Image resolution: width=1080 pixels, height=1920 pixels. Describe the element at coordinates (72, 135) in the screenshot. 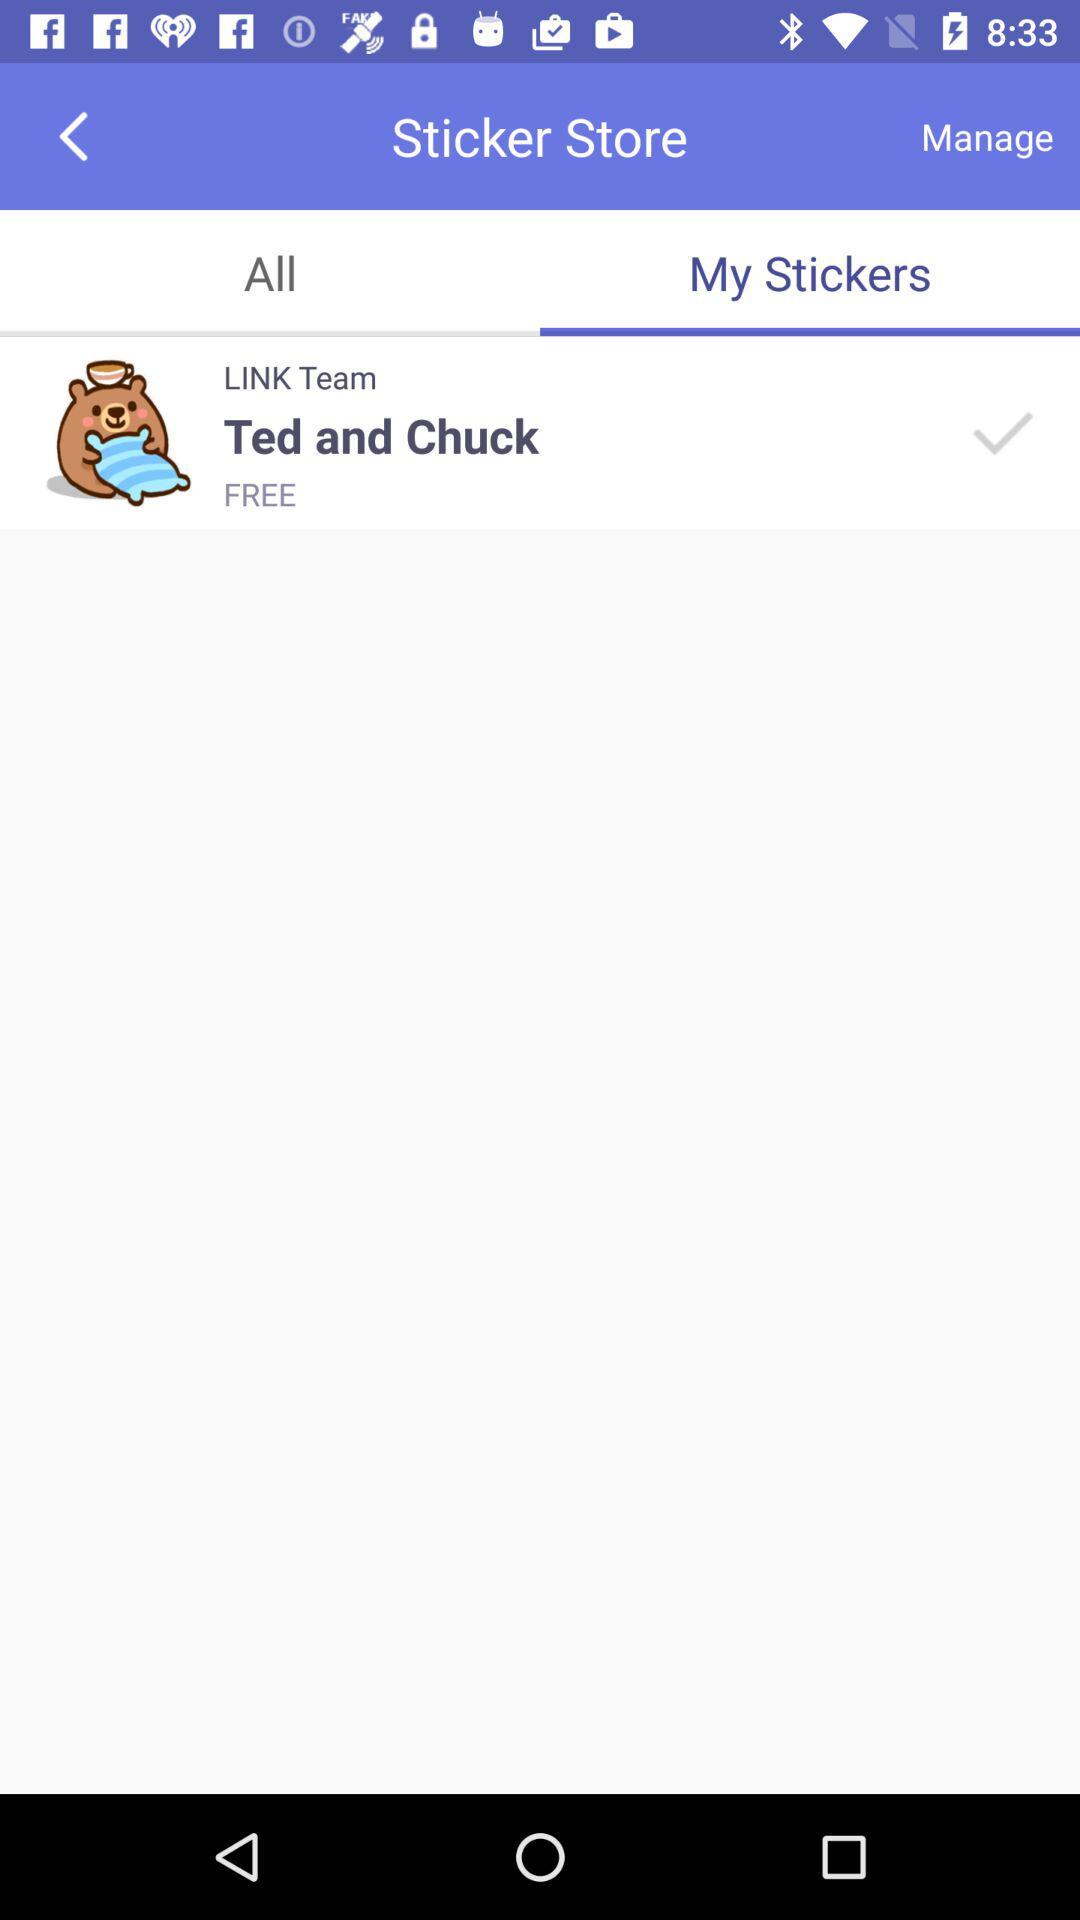

I see `the item to the left of the sticker store app` at that location.